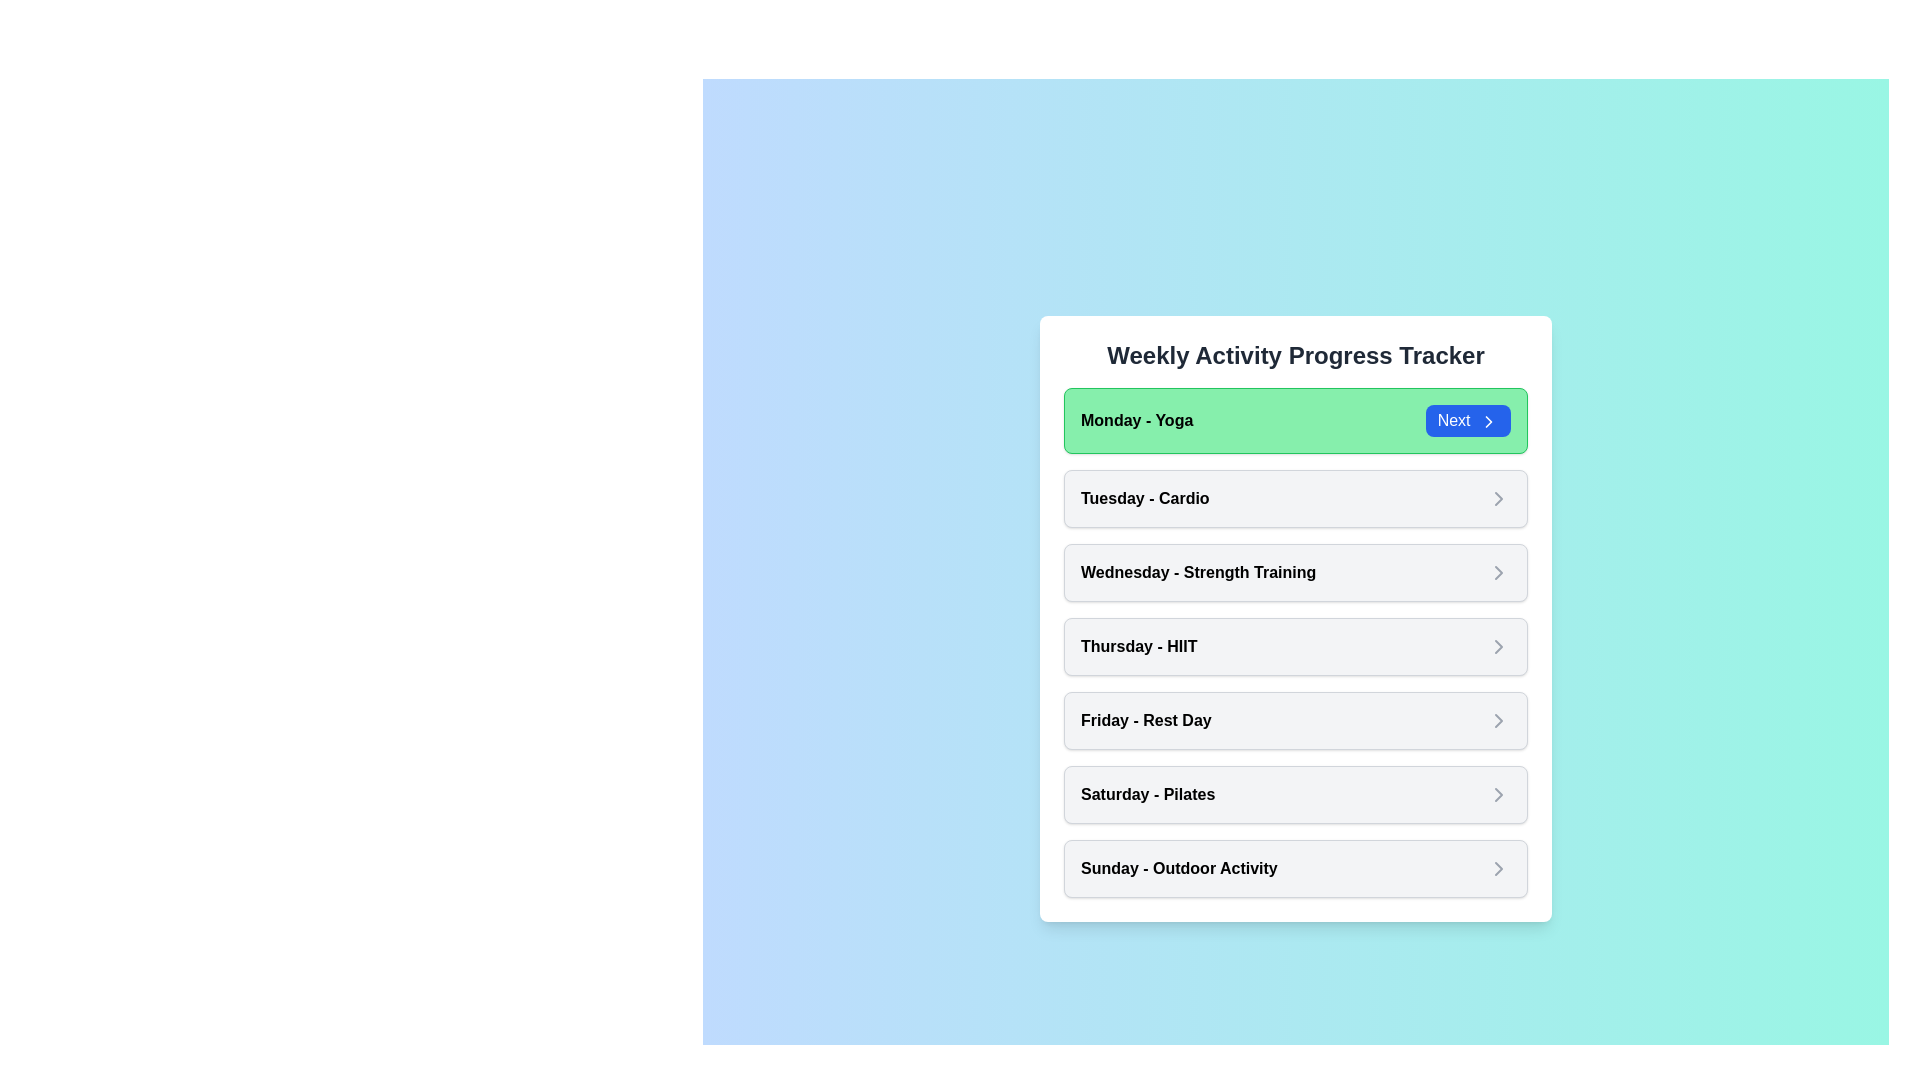  Describe the element at coordinates (1498, 573) in the screenshot. I see `the chevron icon located at the far right of the 'Wednesday - Strength Training' list item` at that location.